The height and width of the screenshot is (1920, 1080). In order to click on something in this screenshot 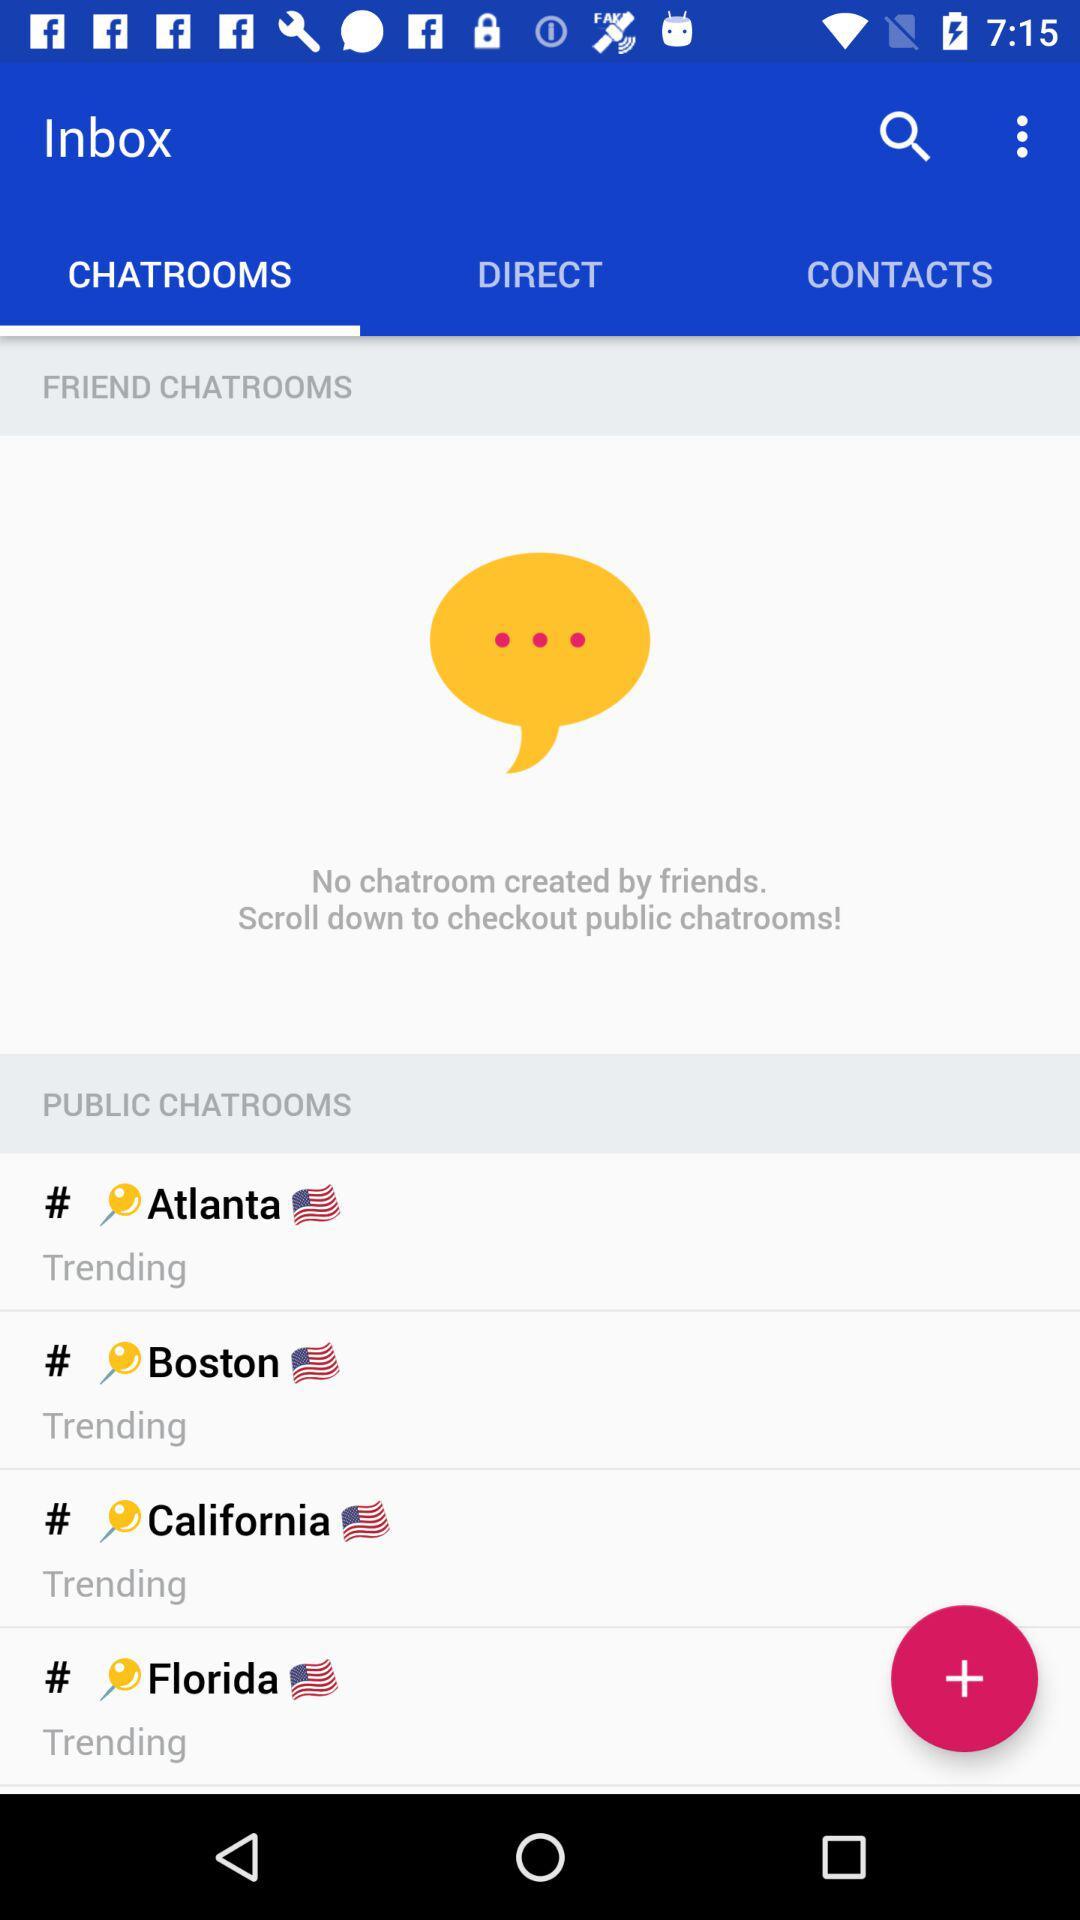, I will do `click(963, 1678)`.